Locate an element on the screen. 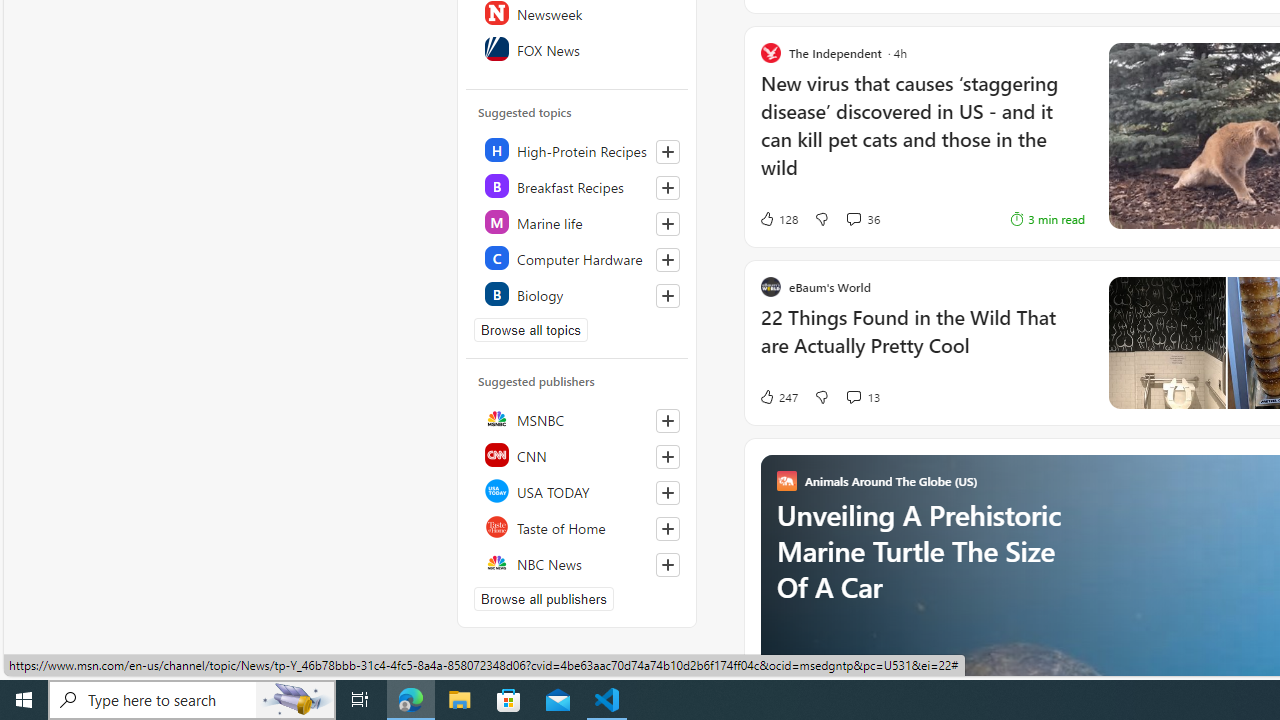  'Browse all topics' is located at coordinates (531, 329).